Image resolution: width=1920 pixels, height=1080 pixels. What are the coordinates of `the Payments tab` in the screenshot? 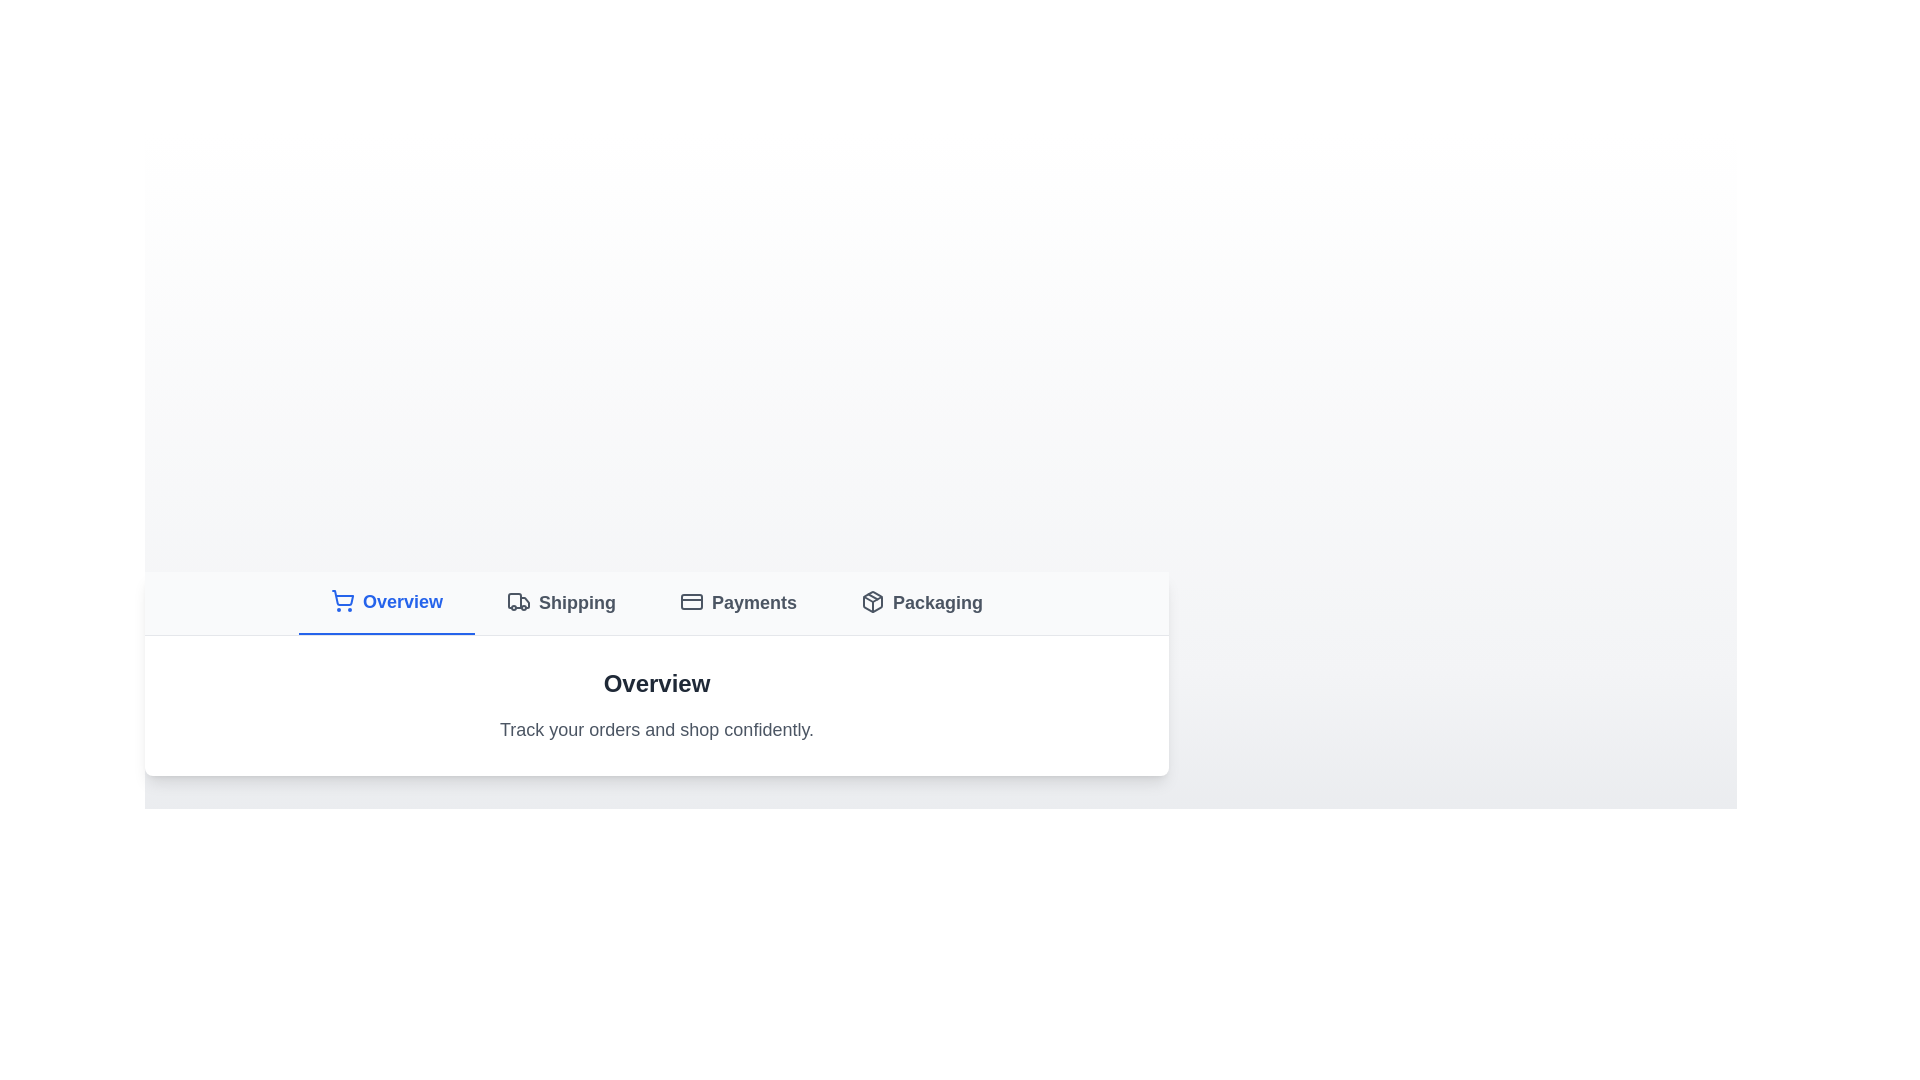 It's located at (737, 602).